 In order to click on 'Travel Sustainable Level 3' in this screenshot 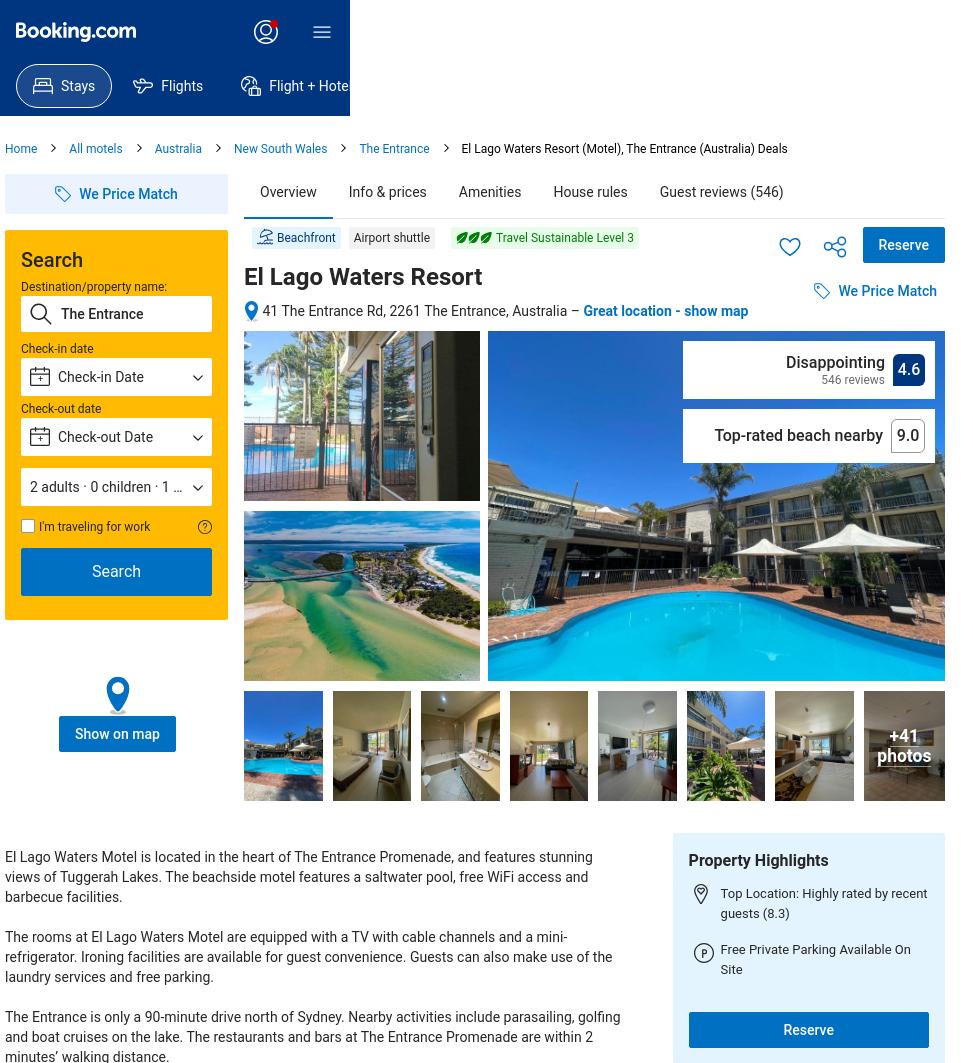, I will do `click(564, 238)`.